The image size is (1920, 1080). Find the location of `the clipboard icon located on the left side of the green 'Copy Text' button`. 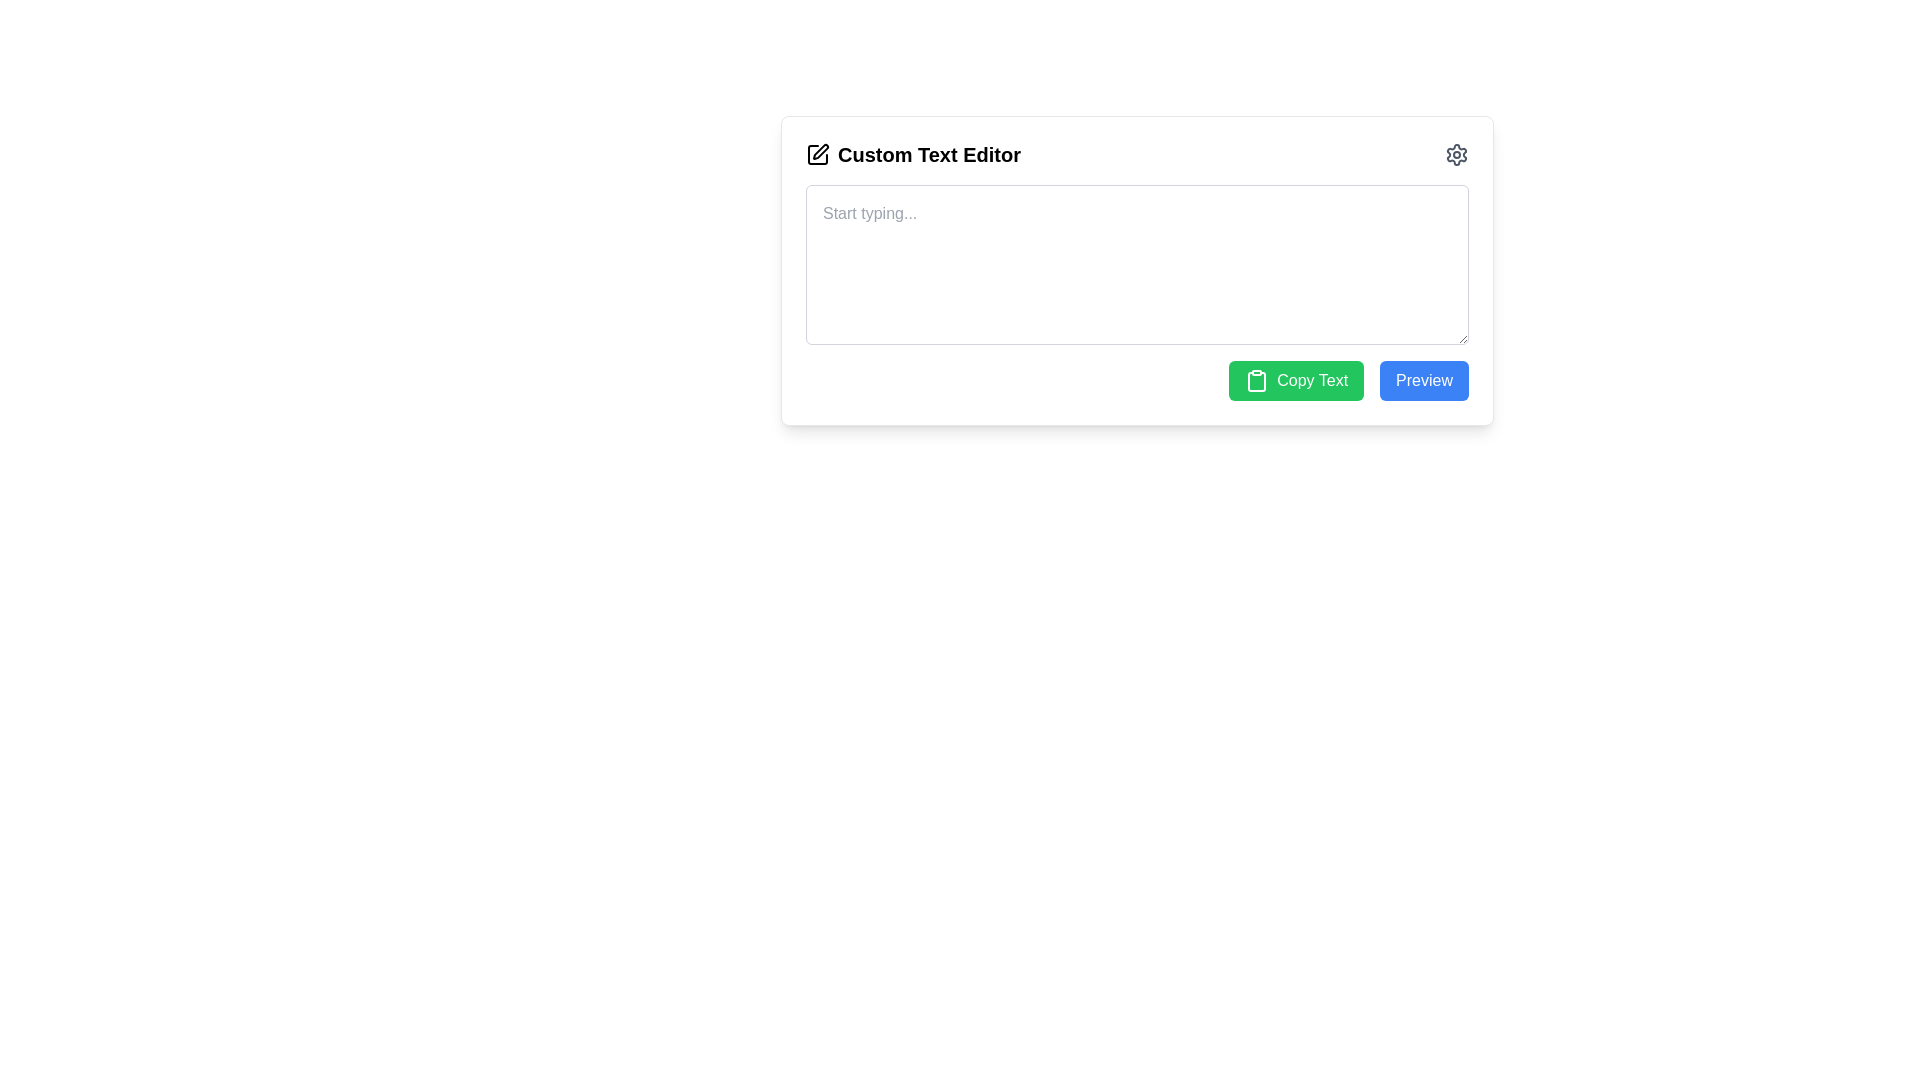

the clipboard icon located on the left side of the green 'Copy Text' button is located at coordinates (1256, 381).